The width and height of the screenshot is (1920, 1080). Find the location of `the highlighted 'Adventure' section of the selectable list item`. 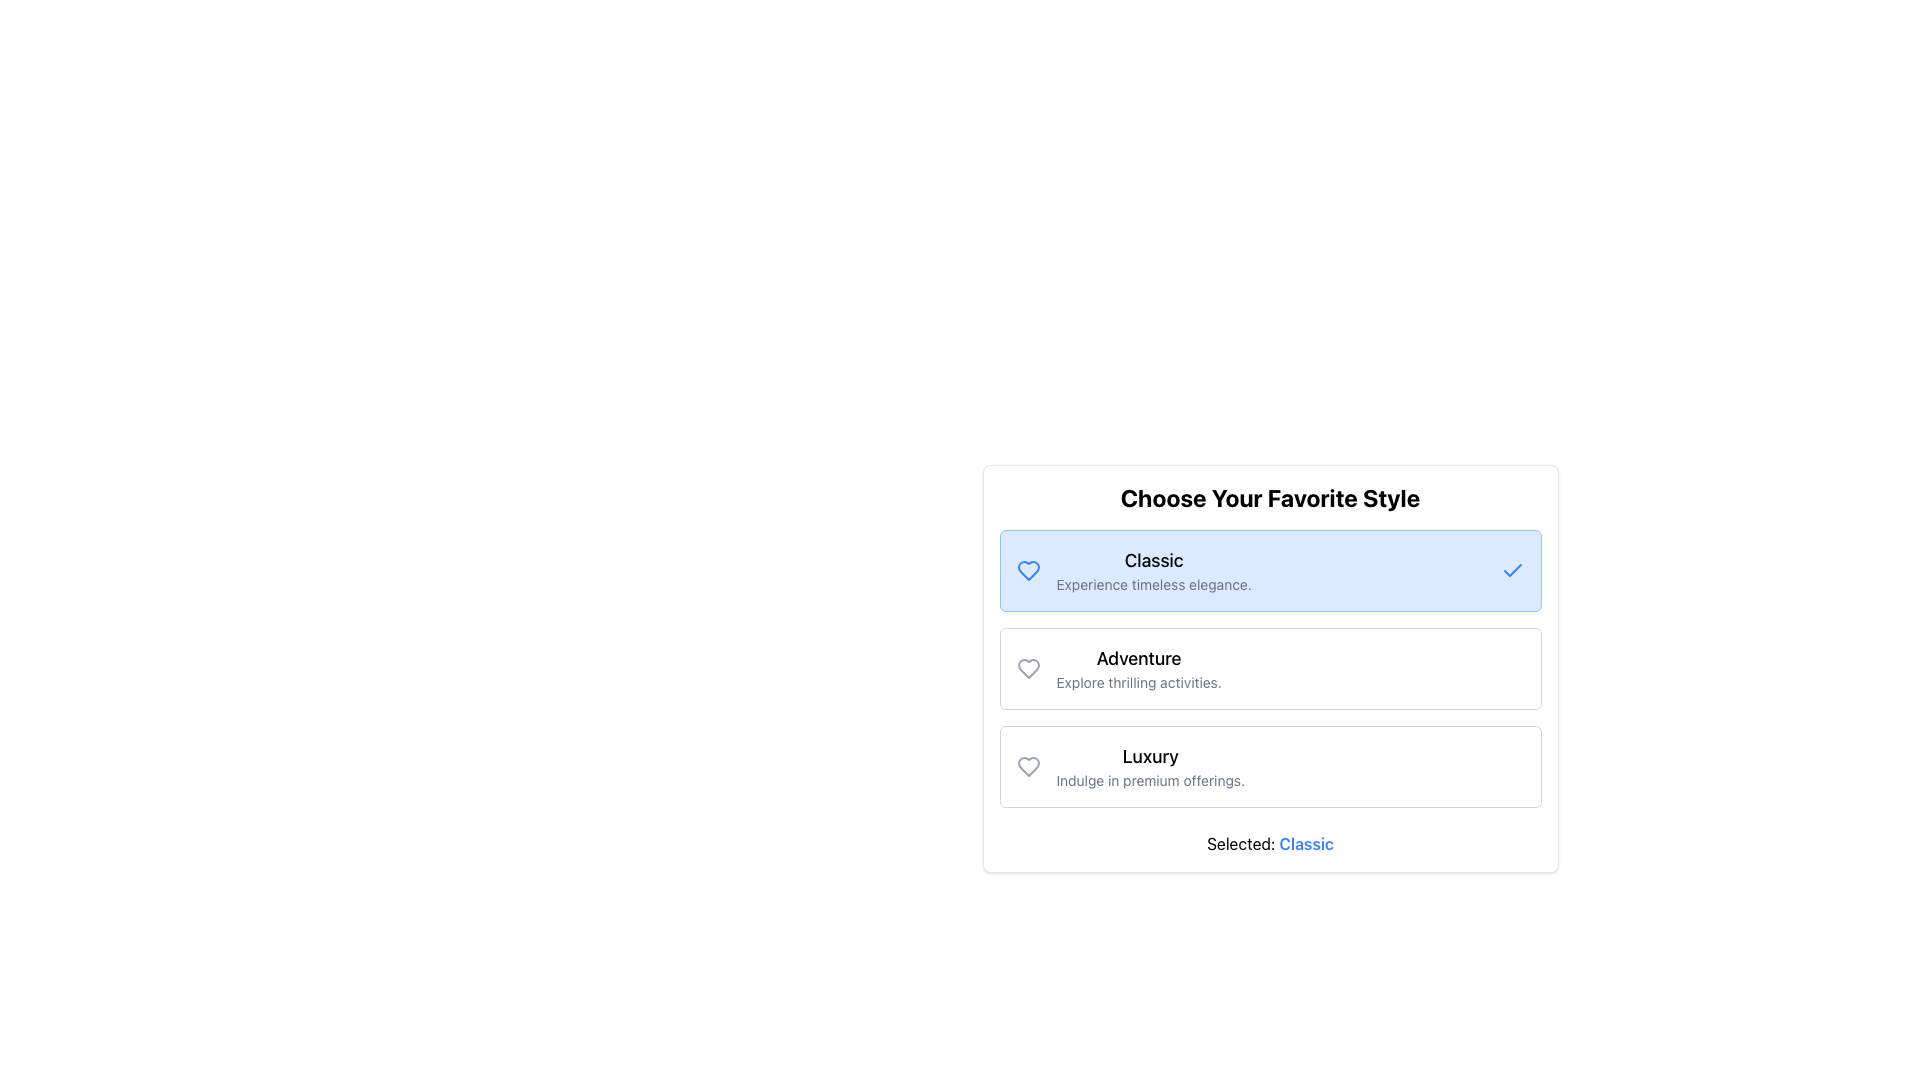

the highlighted 'Adventure' section of the selectable list item is located at coordinates (1269, 668).